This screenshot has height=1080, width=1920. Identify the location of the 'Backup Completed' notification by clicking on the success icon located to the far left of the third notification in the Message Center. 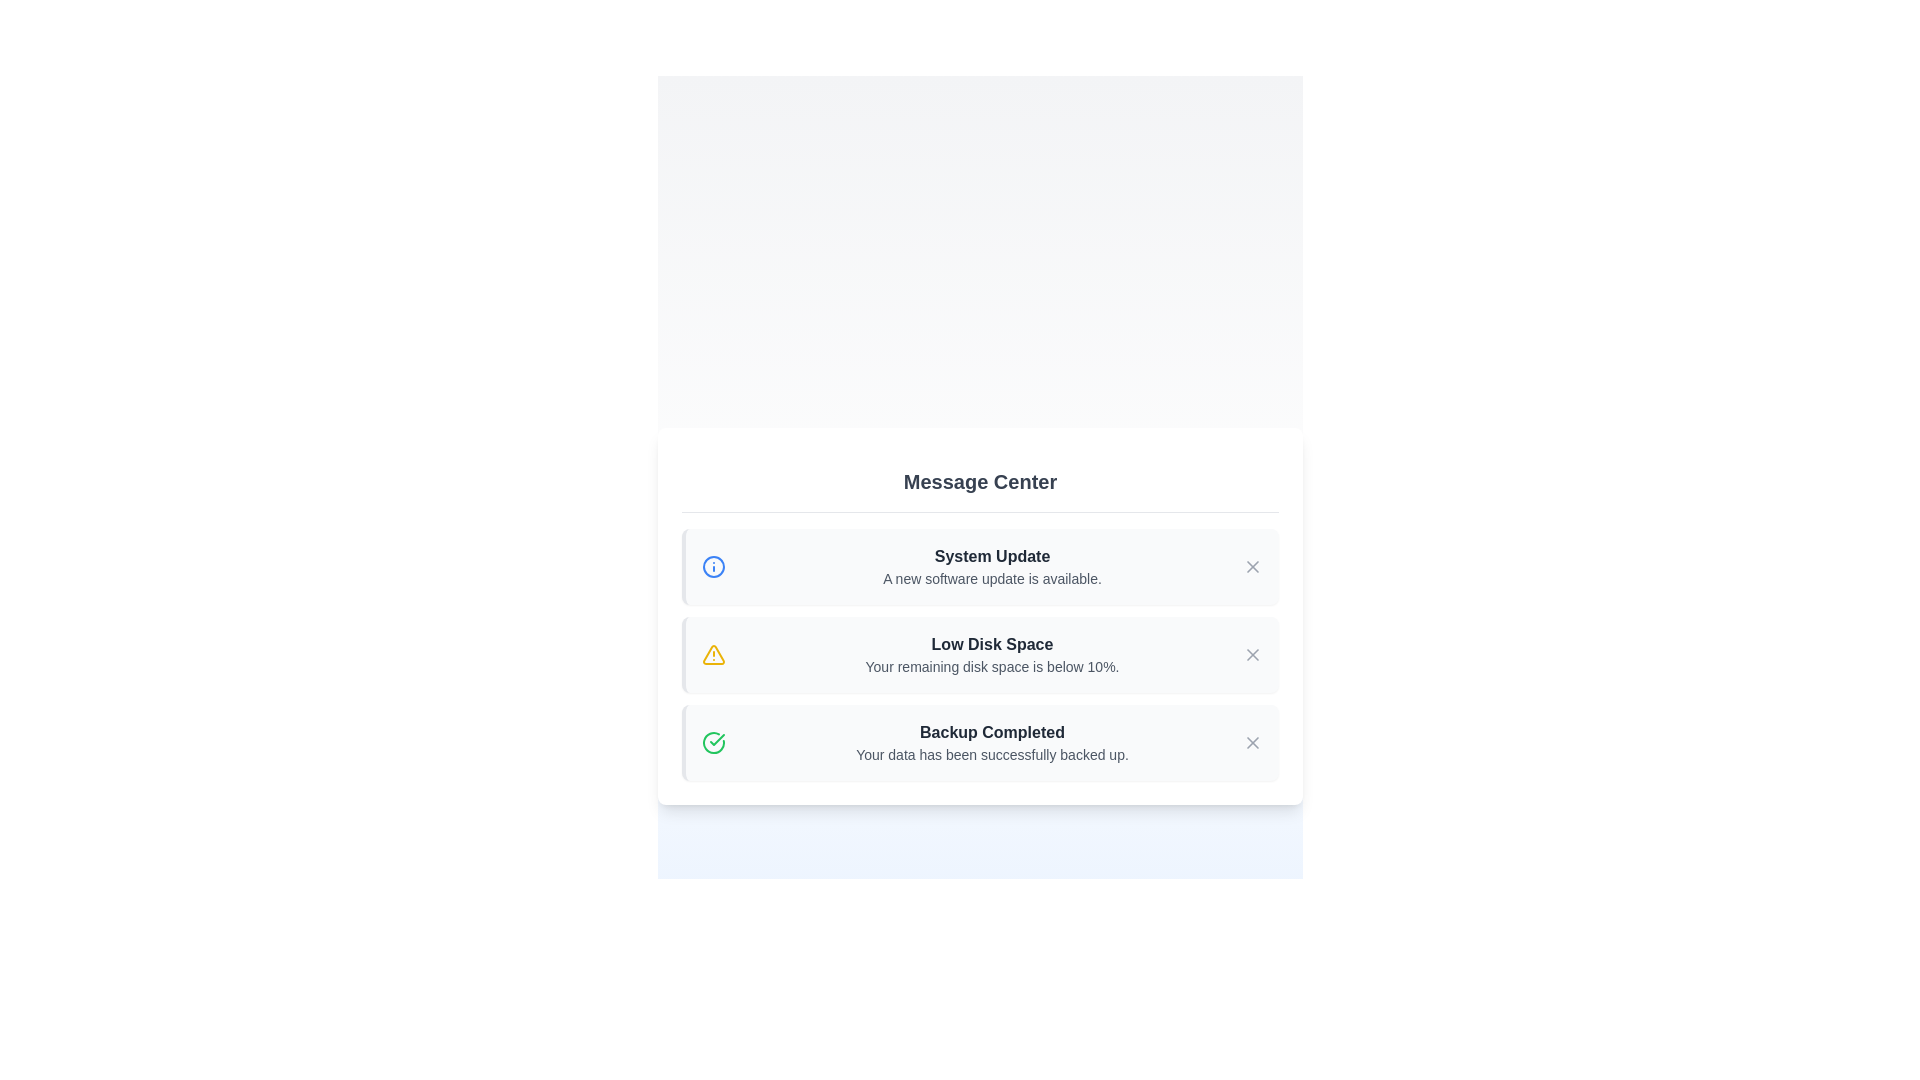
(714, 742).